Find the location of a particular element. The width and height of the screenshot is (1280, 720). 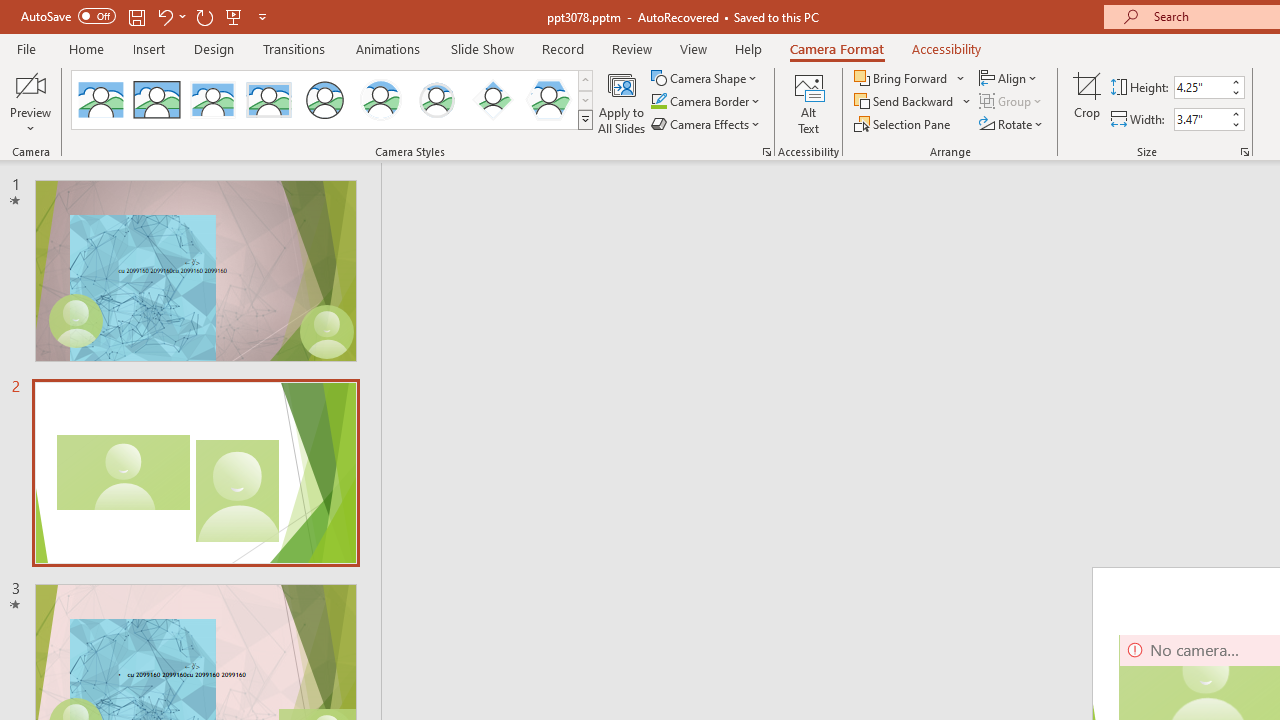

'Bring Forward' is located at coordinates (901, 77).